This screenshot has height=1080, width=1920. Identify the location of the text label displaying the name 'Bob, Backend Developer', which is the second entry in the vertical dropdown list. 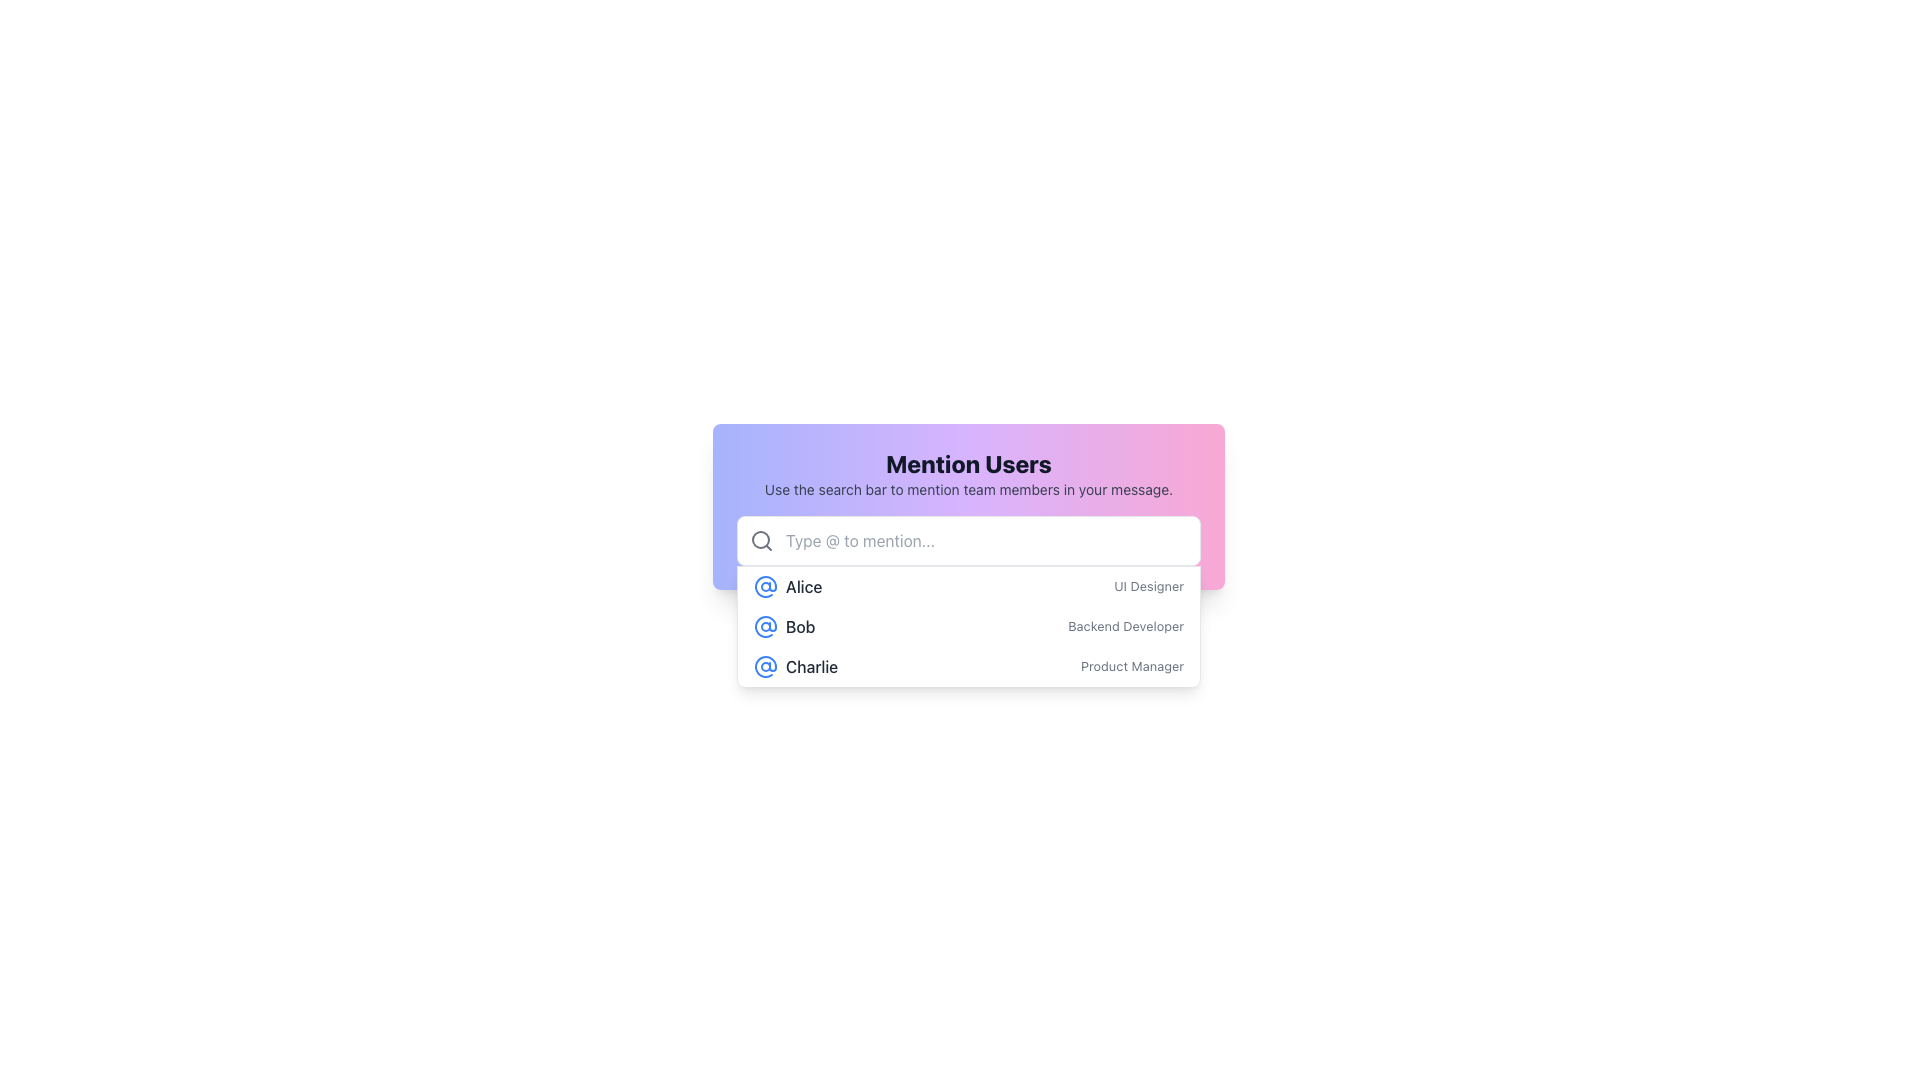
(783, 626).